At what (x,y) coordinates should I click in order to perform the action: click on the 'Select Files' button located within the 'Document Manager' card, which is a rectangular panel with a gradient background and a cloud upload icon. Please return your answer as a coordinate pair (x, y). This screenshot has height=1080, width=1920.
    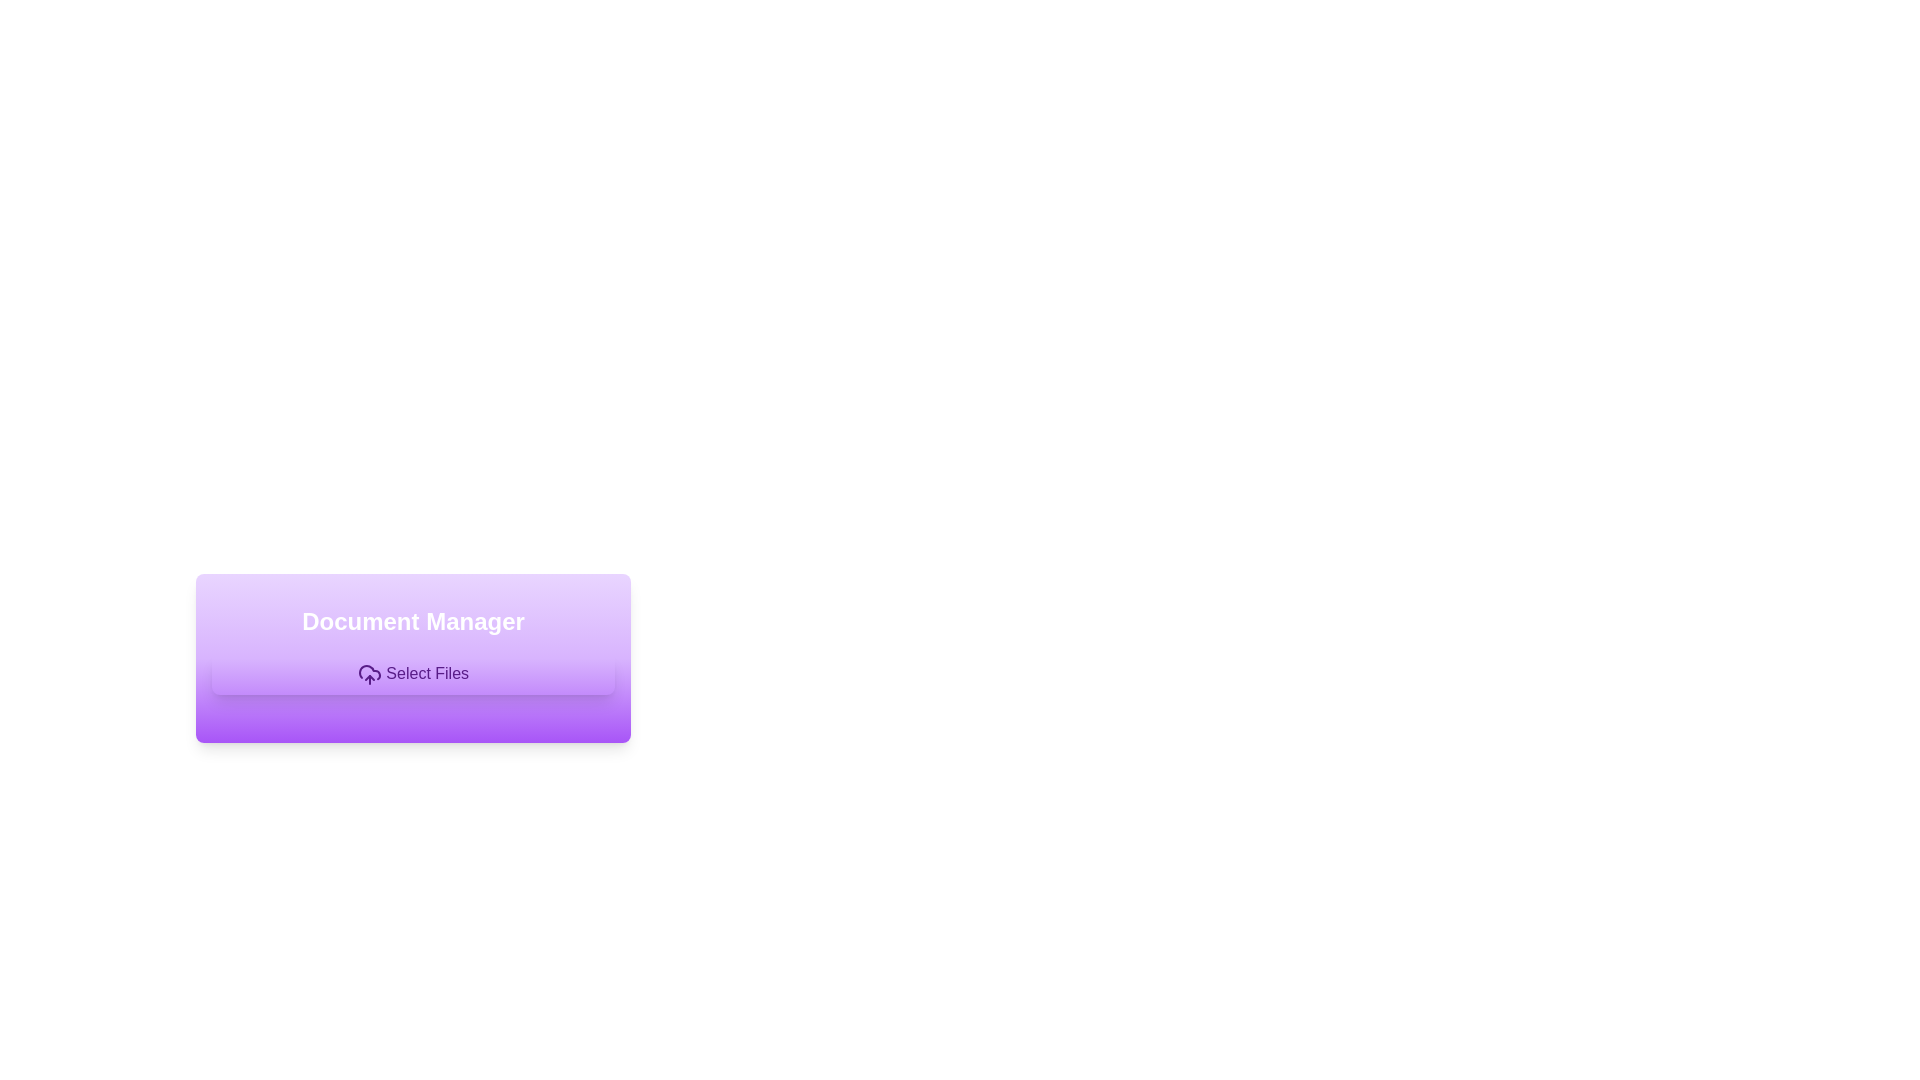
    Looking at the image, I should click on (412, 658).